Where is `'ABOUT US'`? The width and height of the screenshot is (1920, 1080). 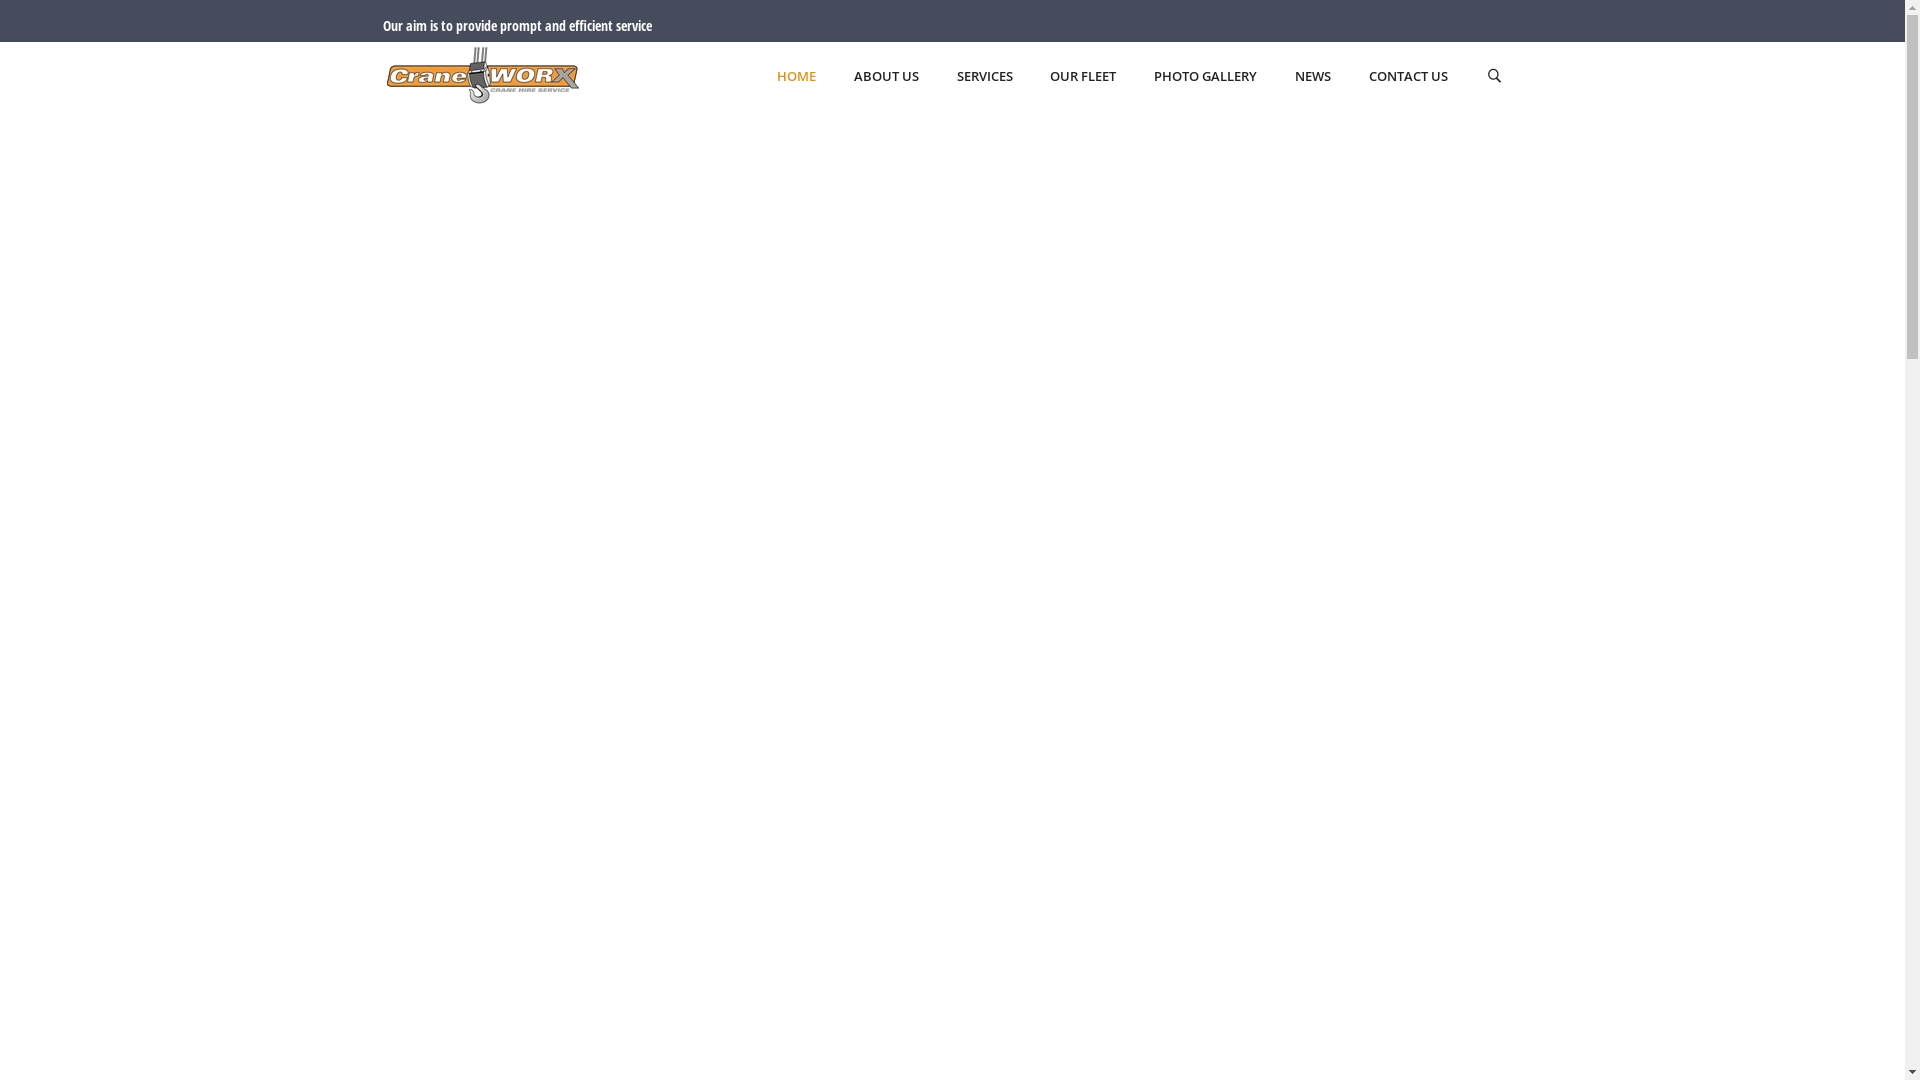
'ABOUT US' is located at coordinates (885, 76).